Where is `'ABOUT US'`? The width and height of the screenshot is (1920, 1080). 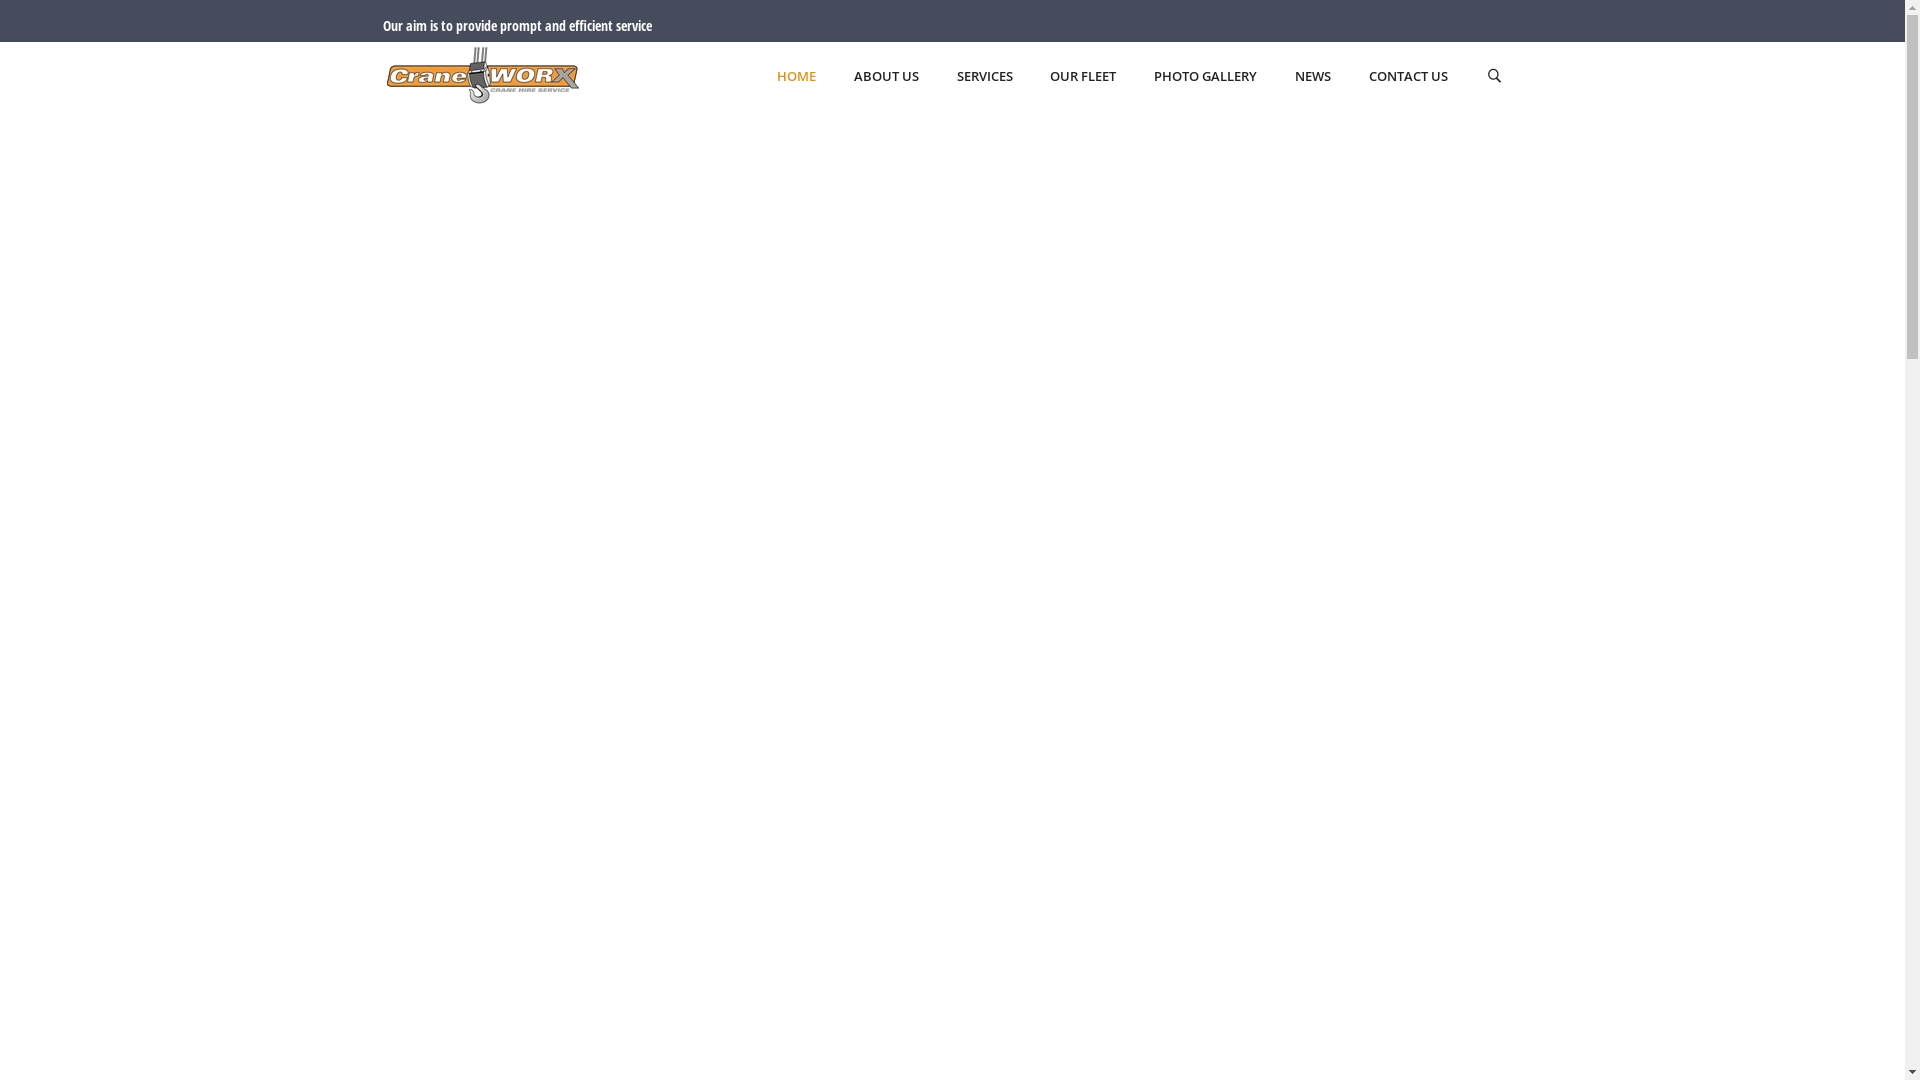
'ABOUT US' is located at coordinates (885, 76).